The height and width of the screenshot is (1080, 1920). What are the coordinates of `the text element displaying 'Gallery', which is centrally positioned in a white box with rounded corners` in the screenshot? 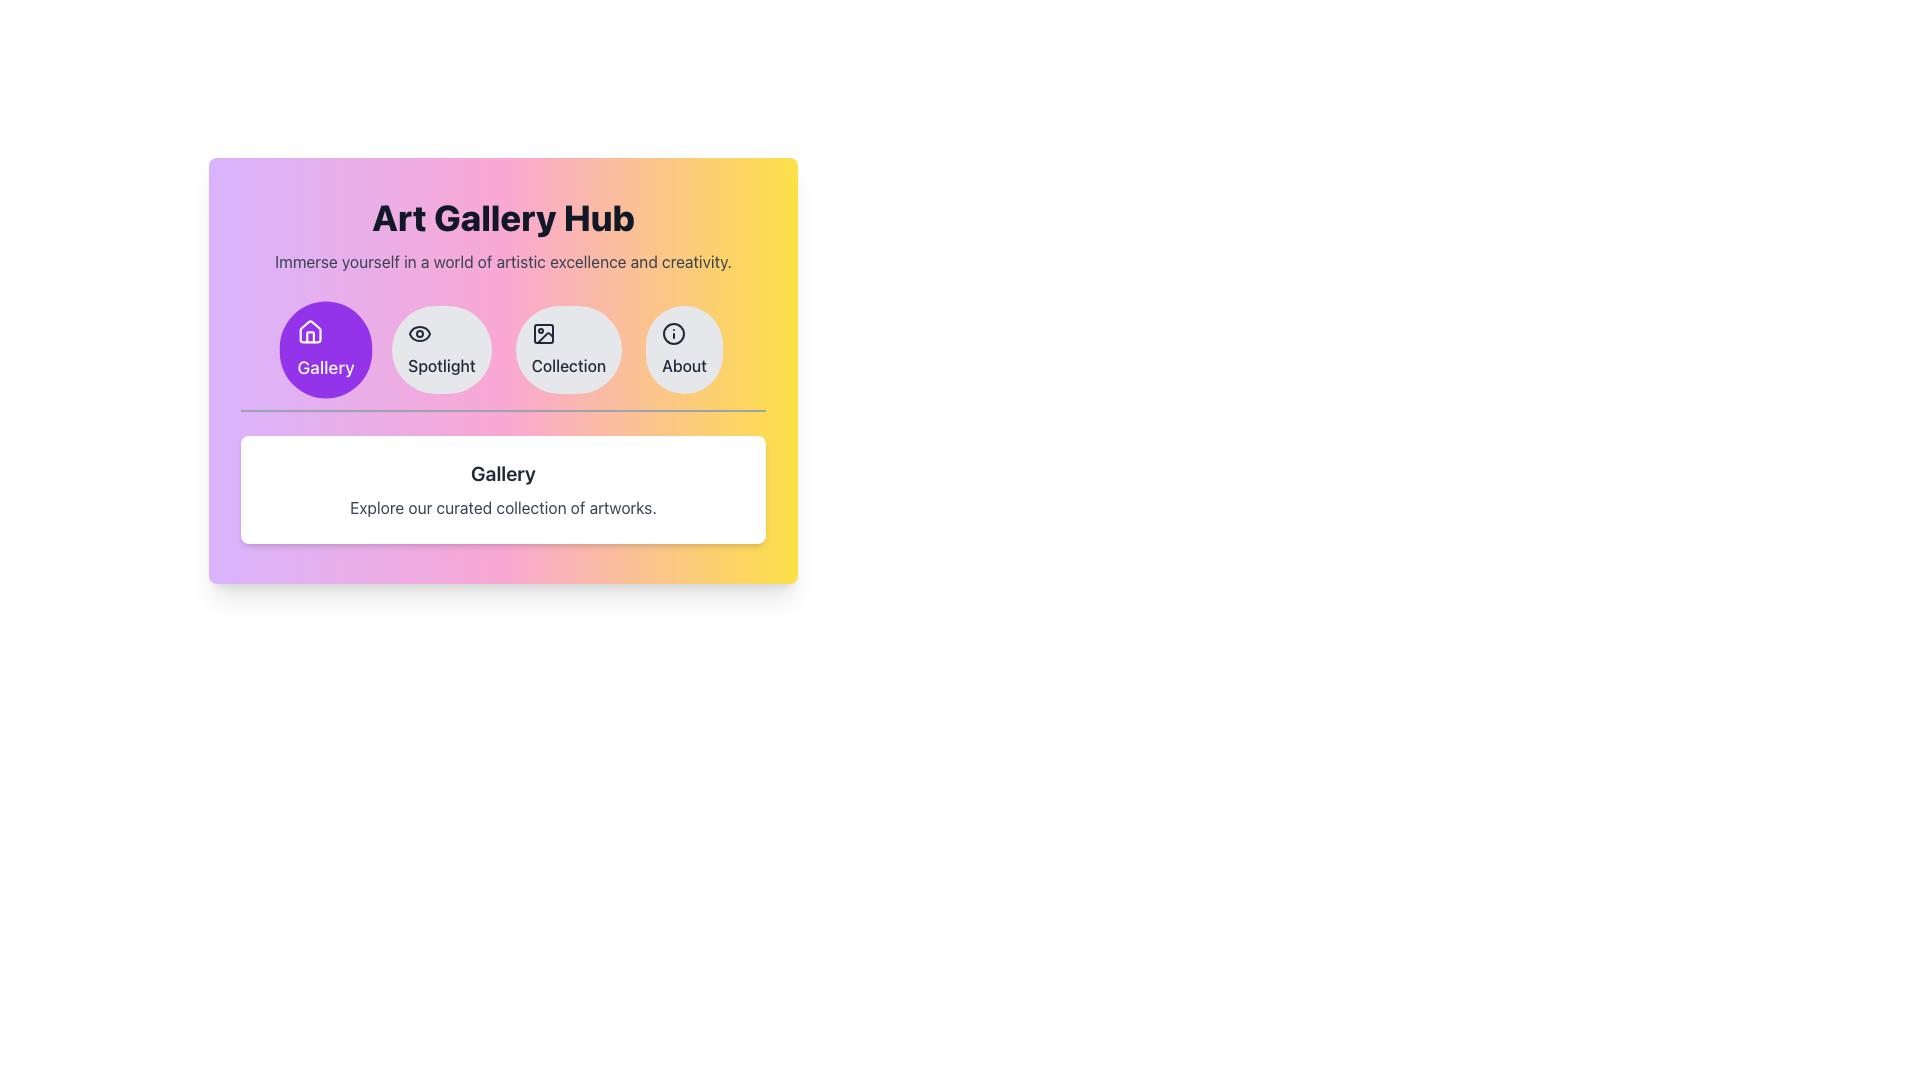 It's located at (503, 474).